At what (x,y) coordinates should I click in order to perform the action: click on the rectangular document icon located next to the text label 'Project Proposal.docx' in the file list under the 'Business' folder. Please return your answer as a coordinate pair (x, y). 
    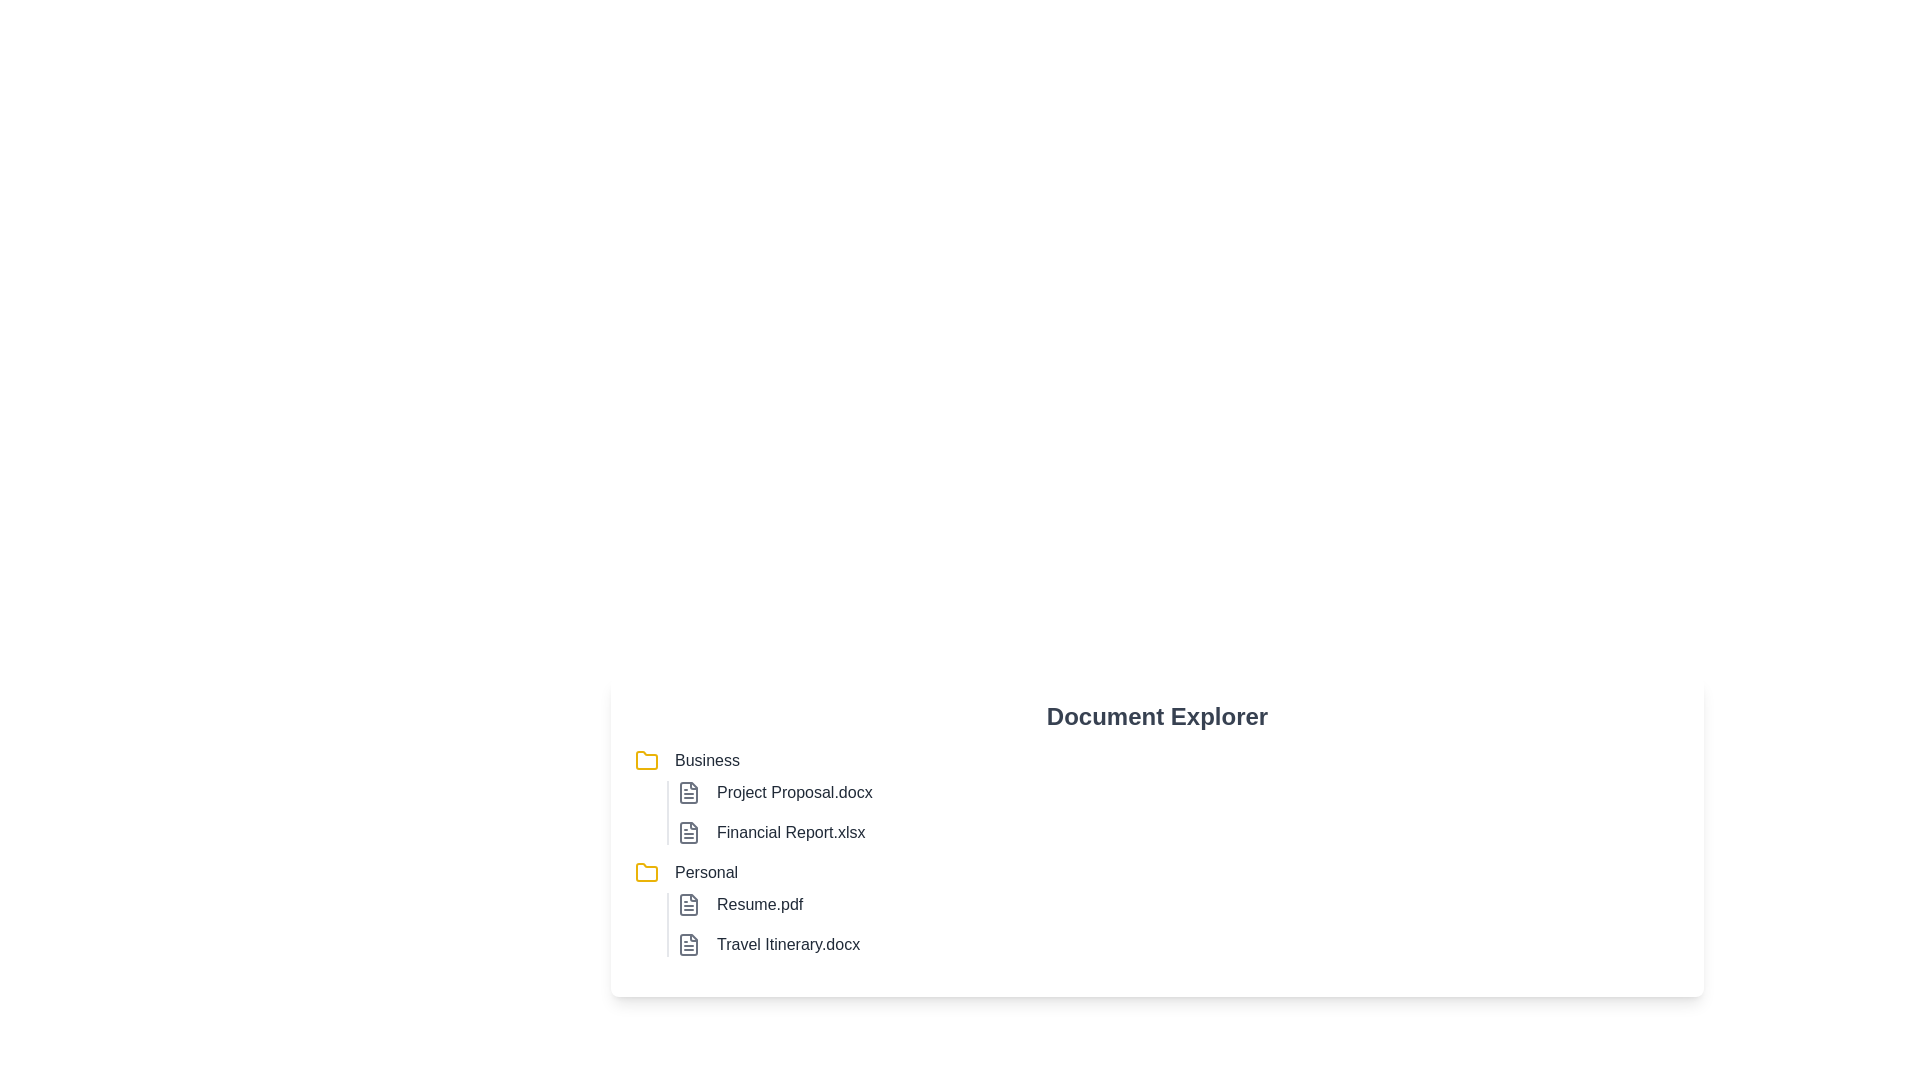
    Looking at the image, I should click on (689, 792).